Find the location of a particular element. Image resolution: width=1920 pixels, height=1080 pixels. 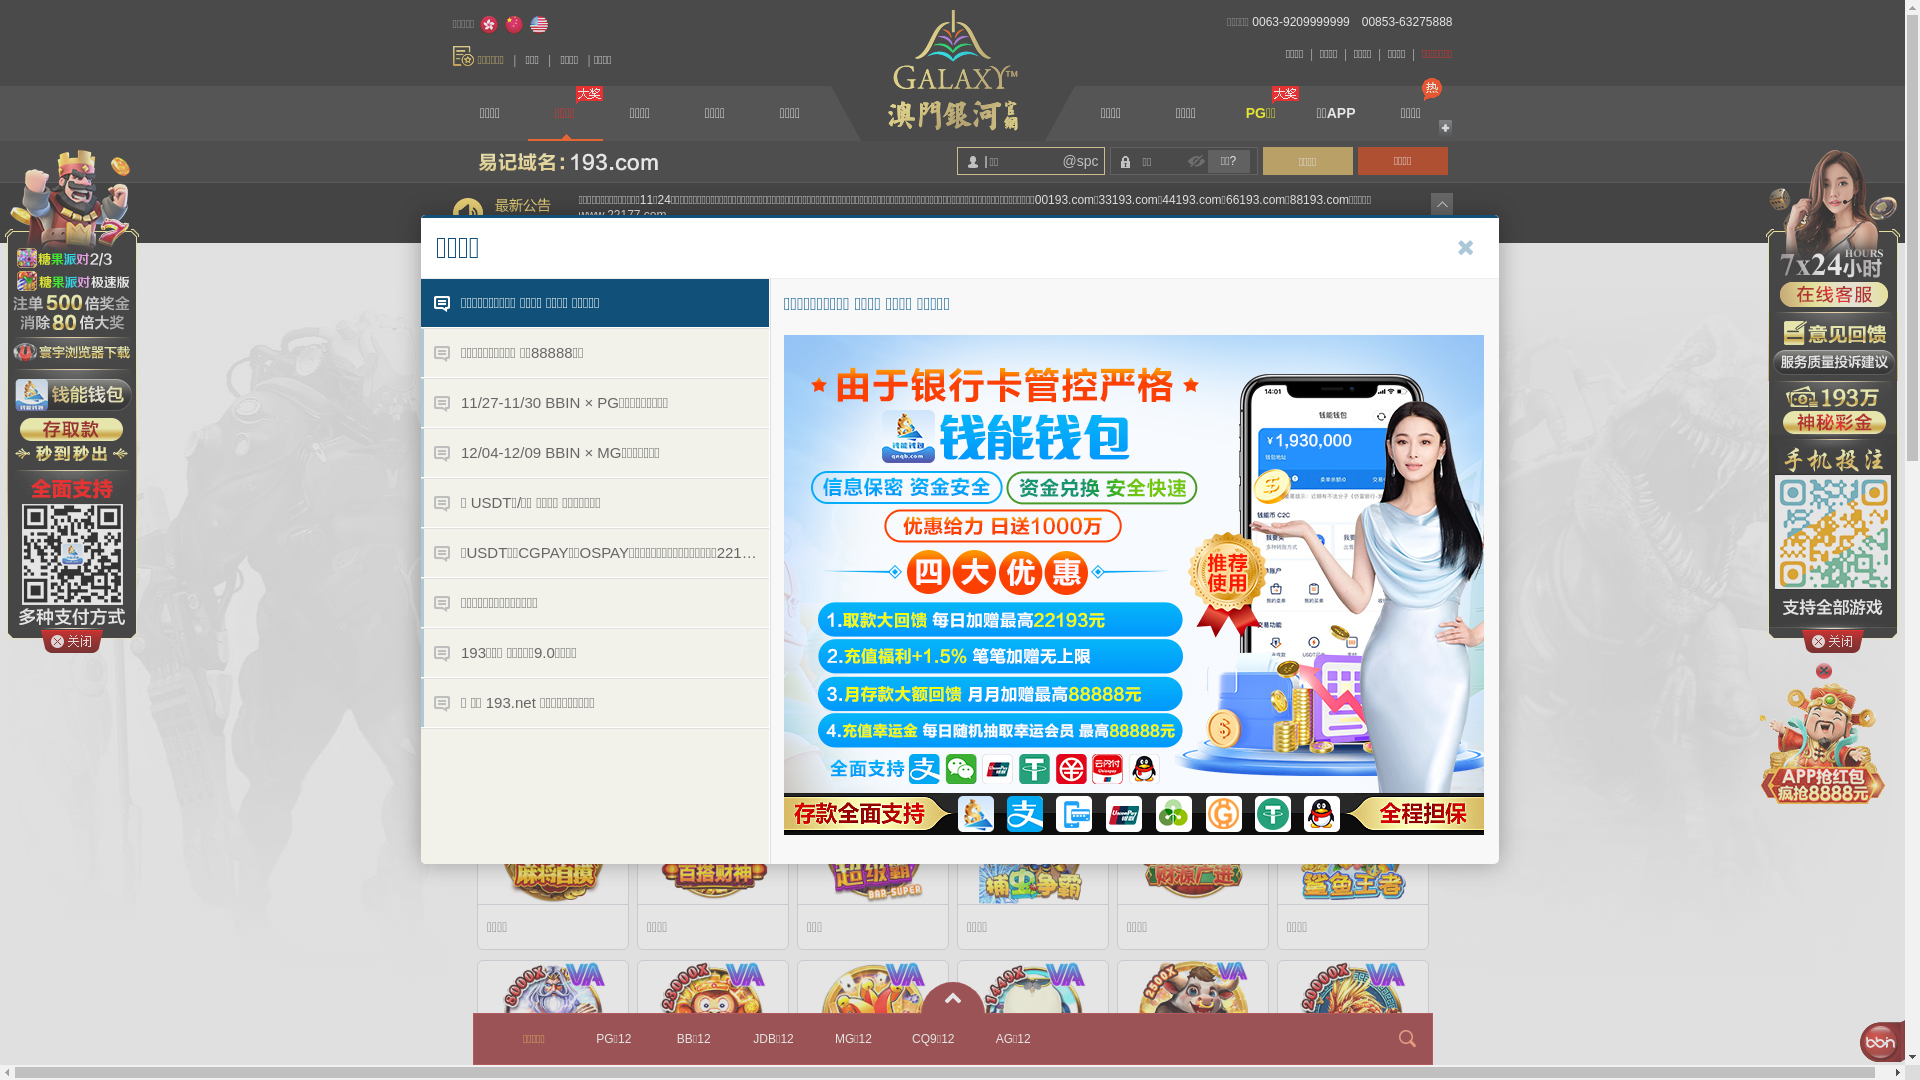

'English' is located at coordinates (538, 24).